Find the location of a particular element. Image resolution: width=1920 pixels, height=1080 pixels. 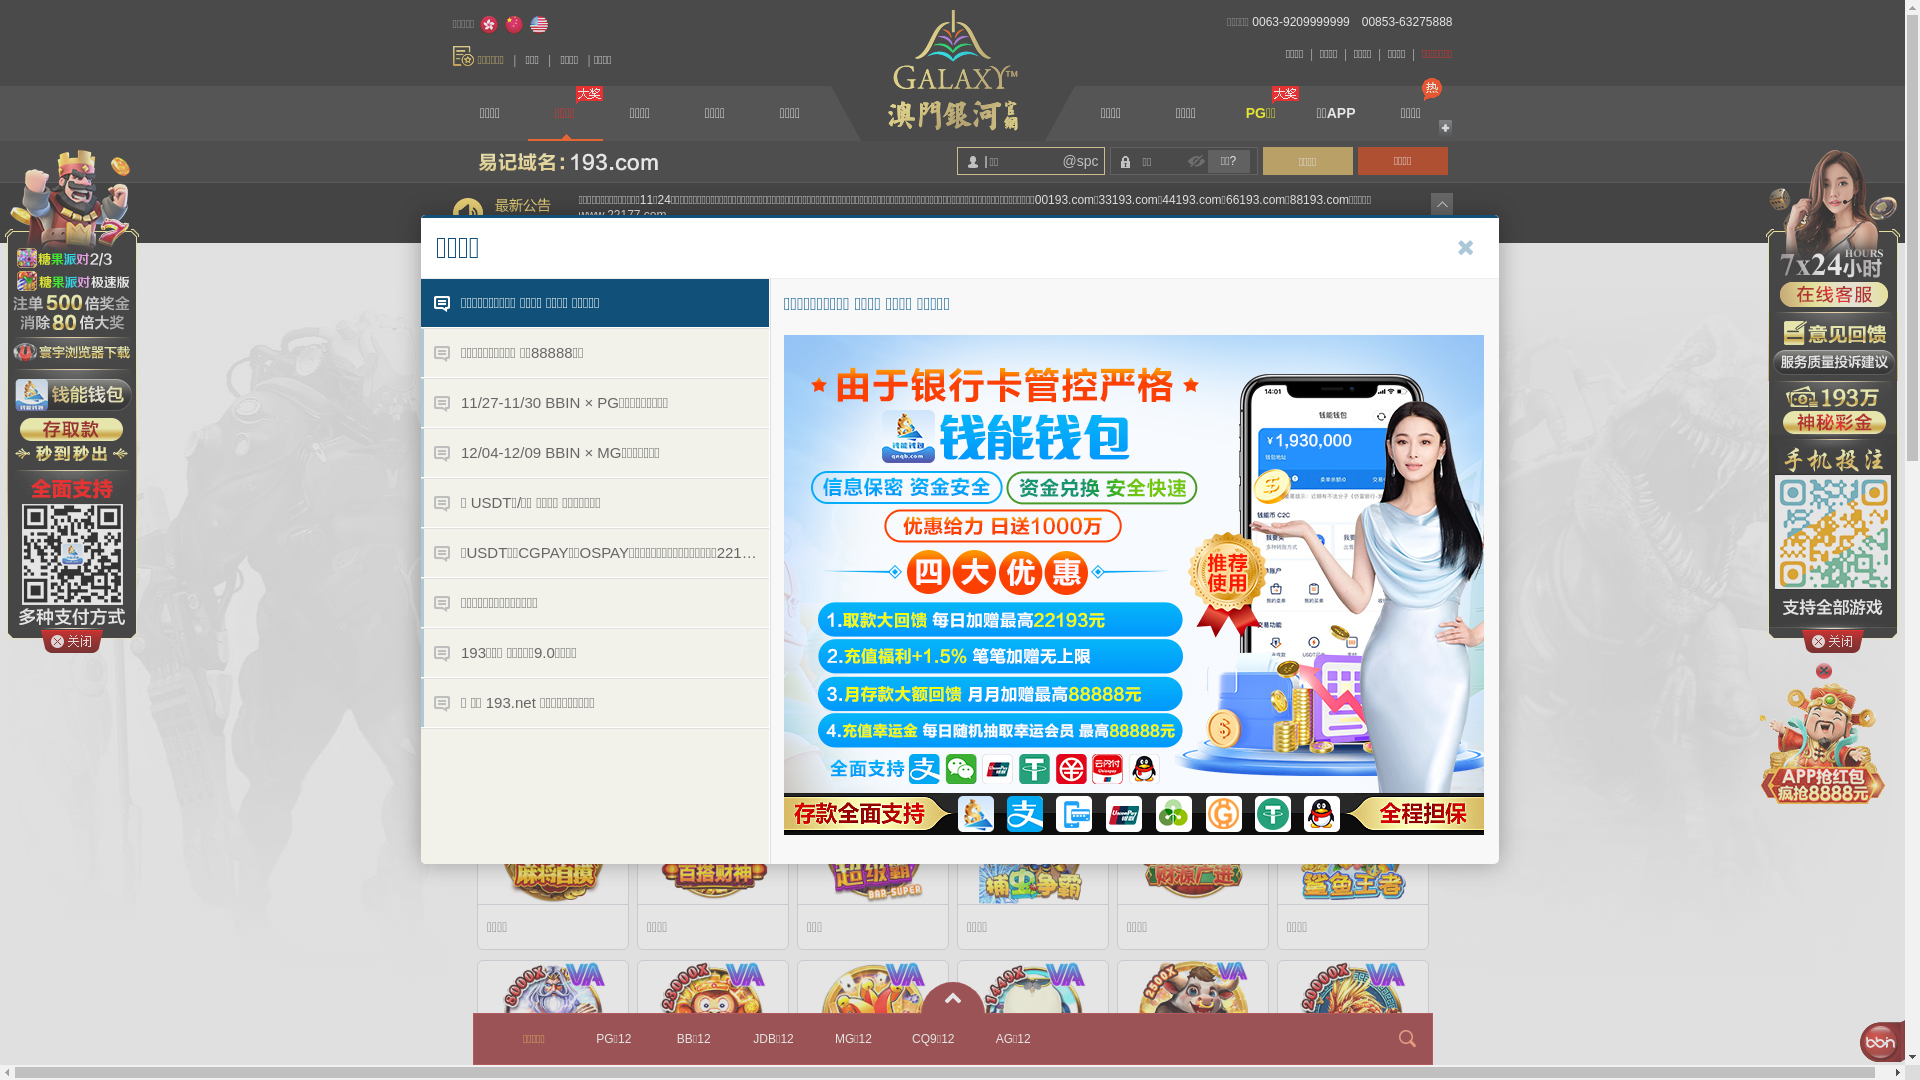

'English' is located at coordinates (538, 24).